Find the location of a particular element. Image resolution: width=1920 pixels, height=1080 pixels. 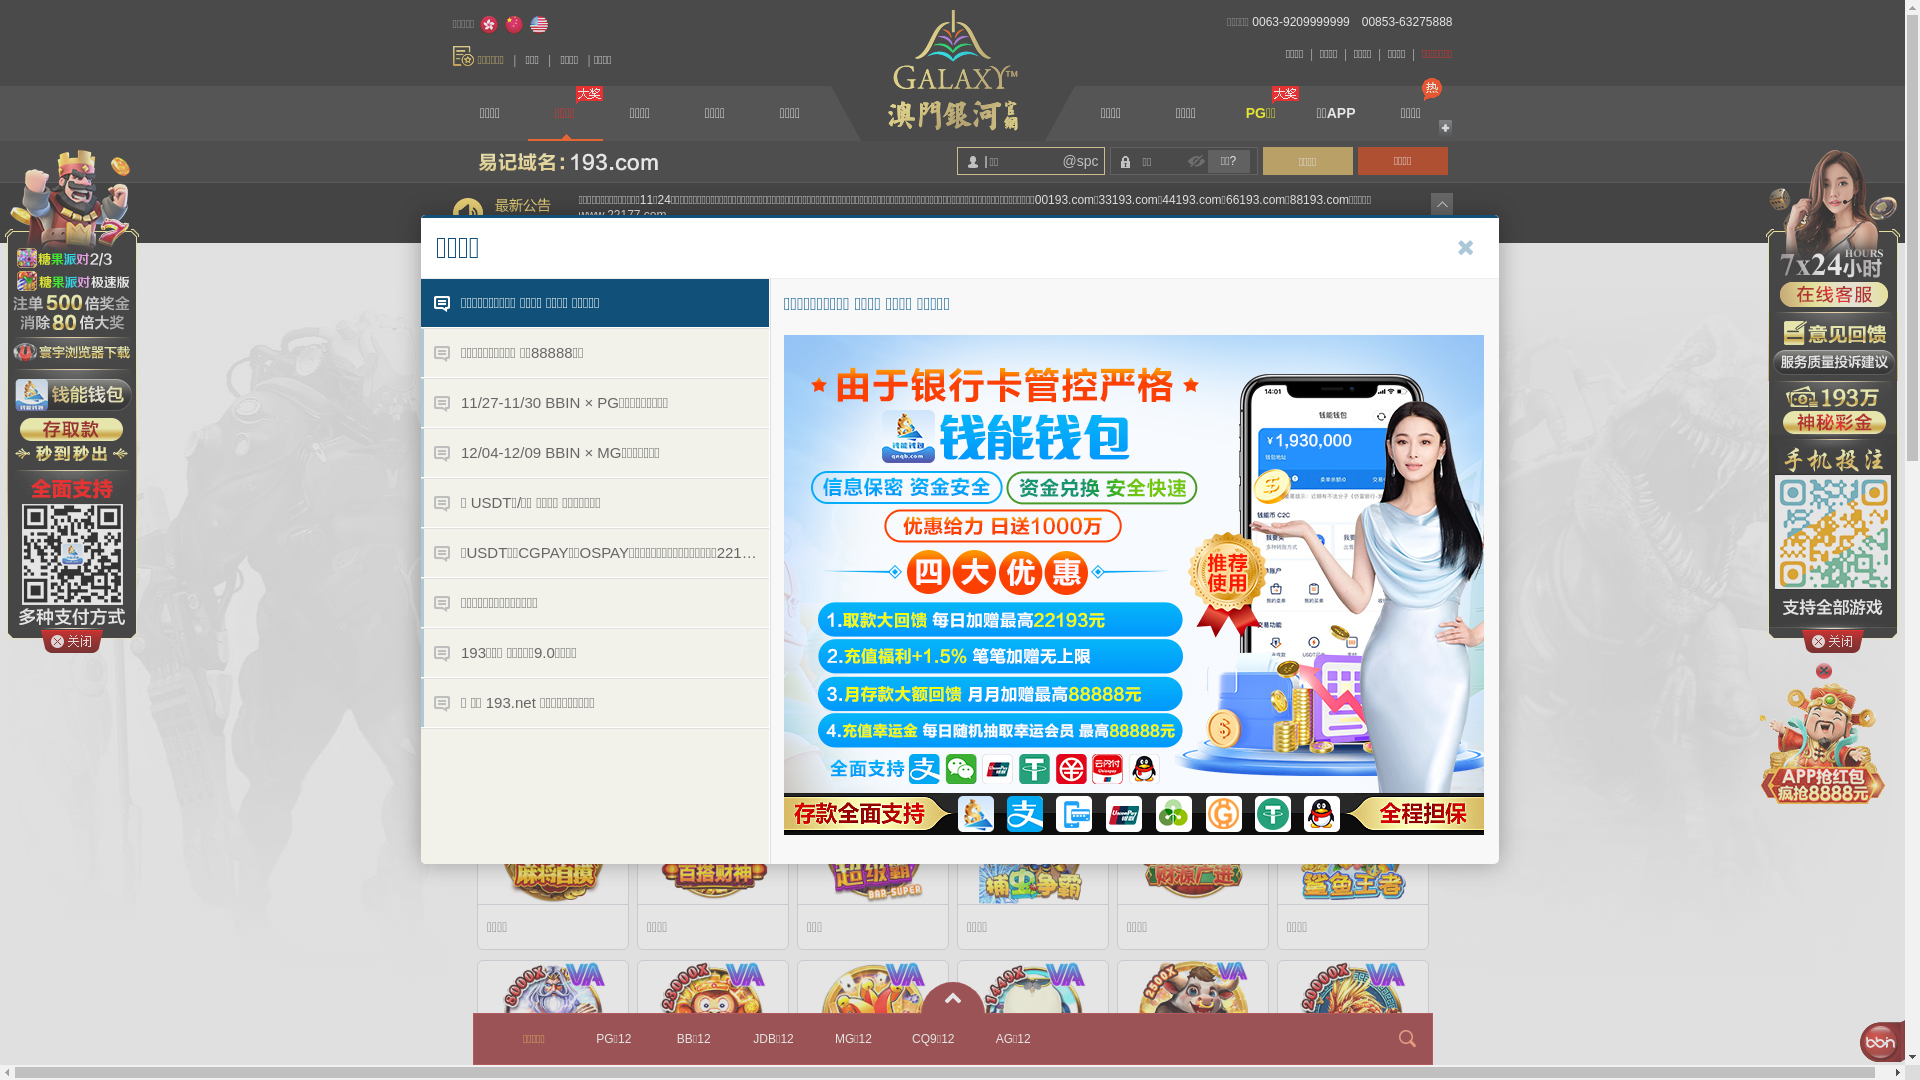

'English' is located at coordinates (538, 24).